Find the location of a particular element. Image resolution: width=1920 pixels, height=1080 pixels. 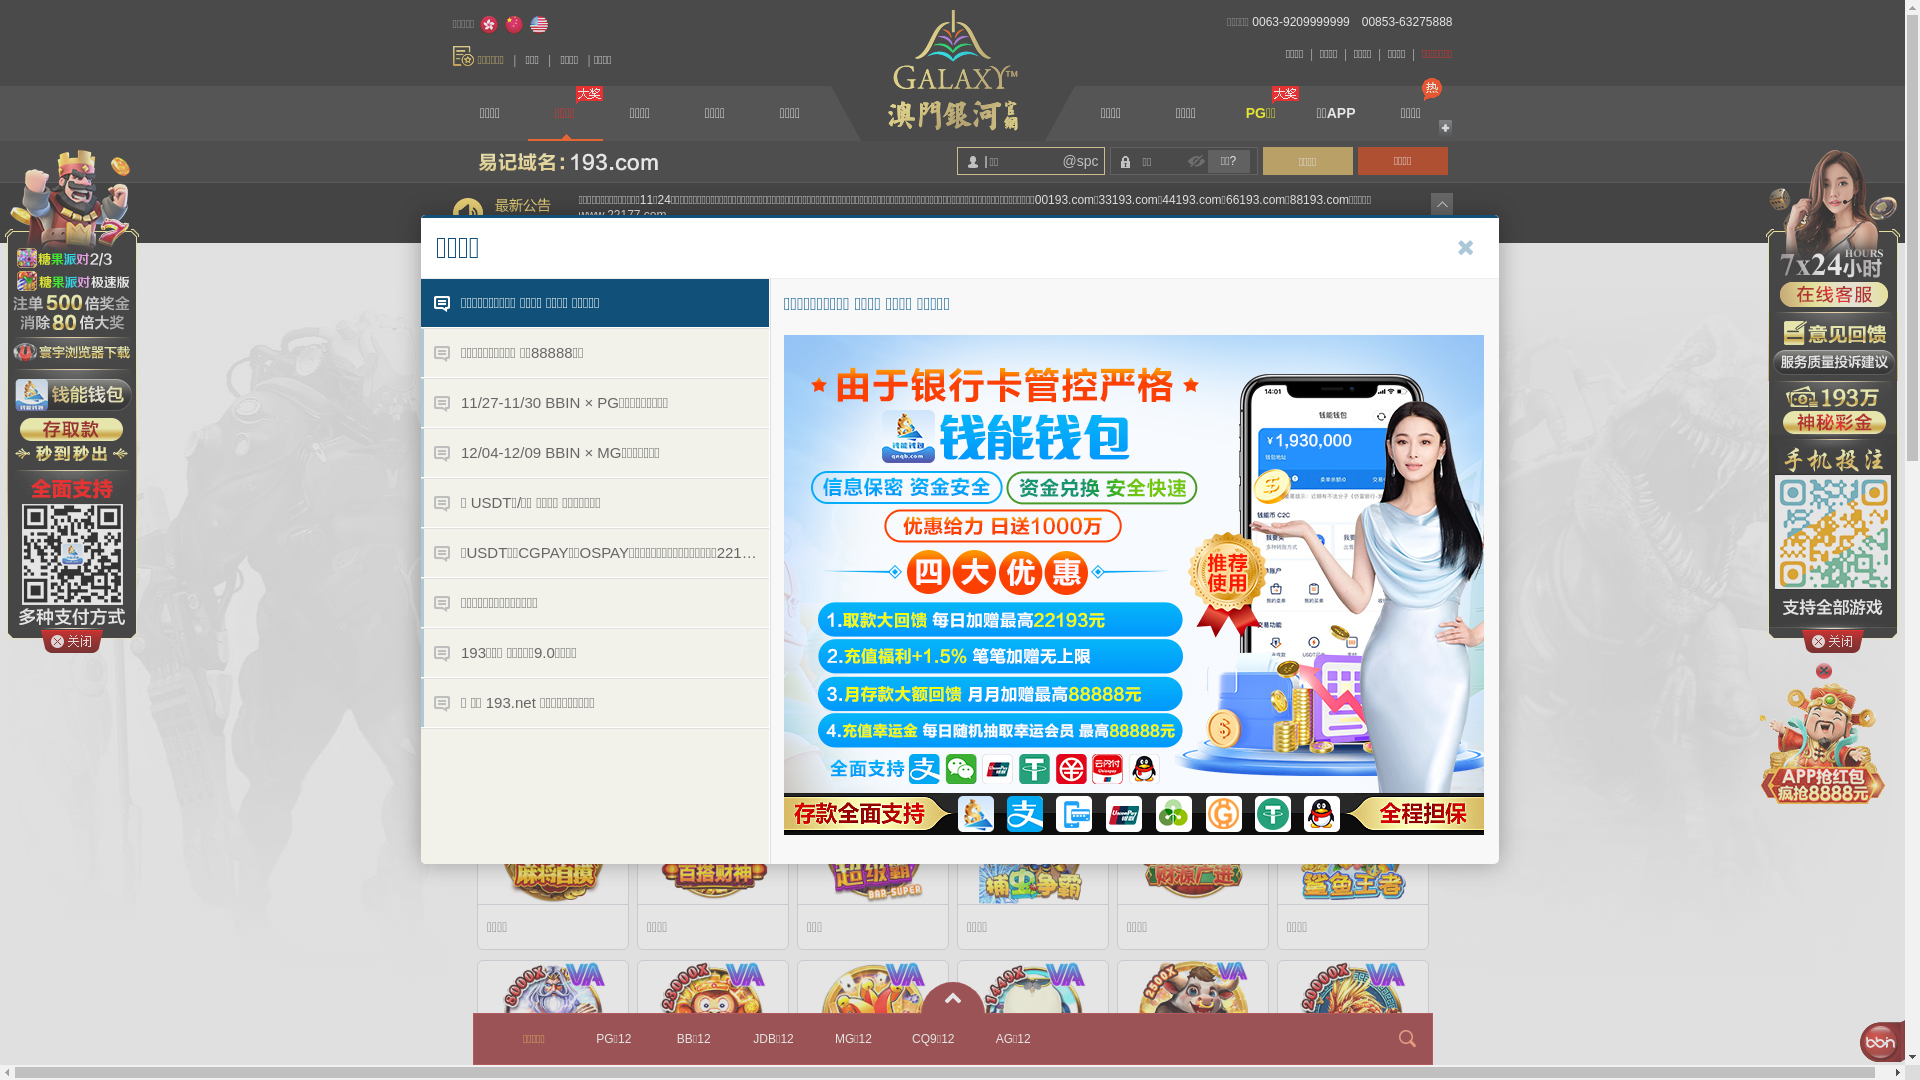

'English' is located at coordinates (538, 24).